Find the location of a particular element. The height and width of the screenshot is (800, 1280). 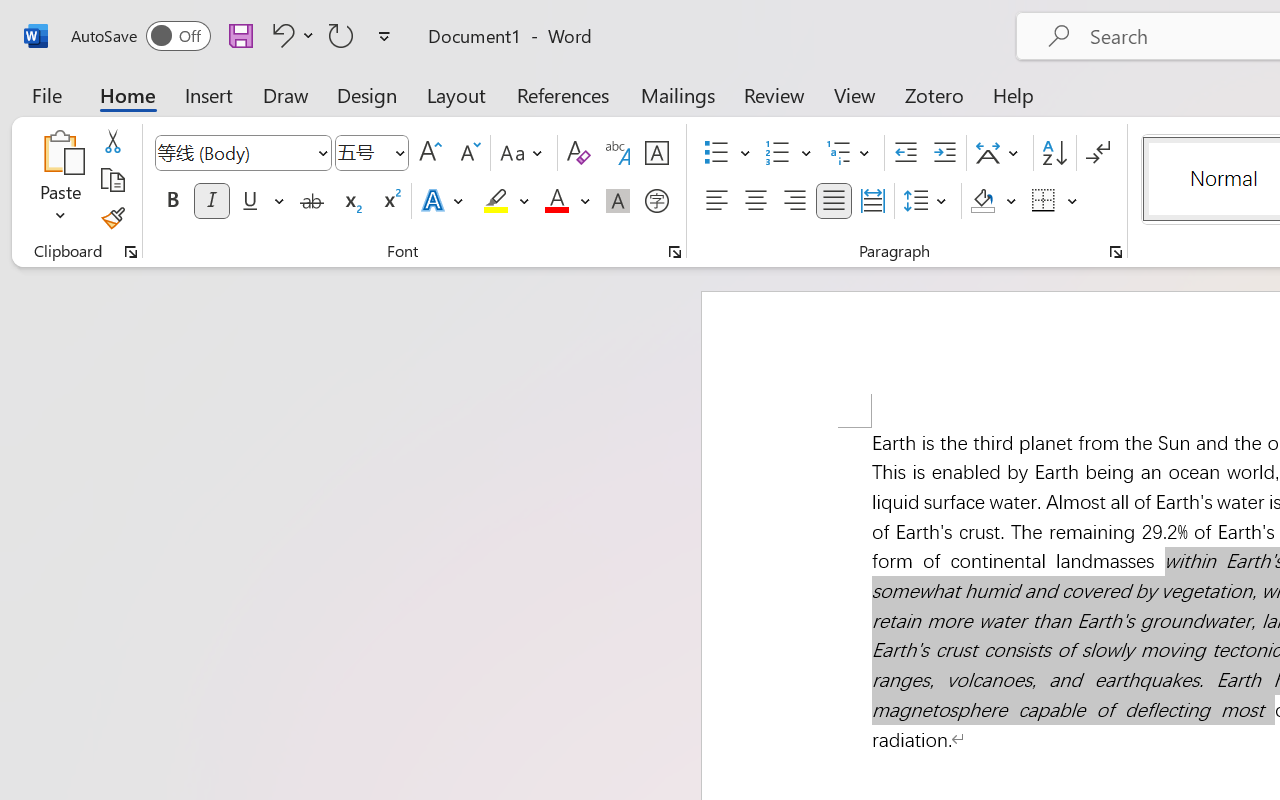

'Text Effects and Typography' is located at coordinates (443, 201).